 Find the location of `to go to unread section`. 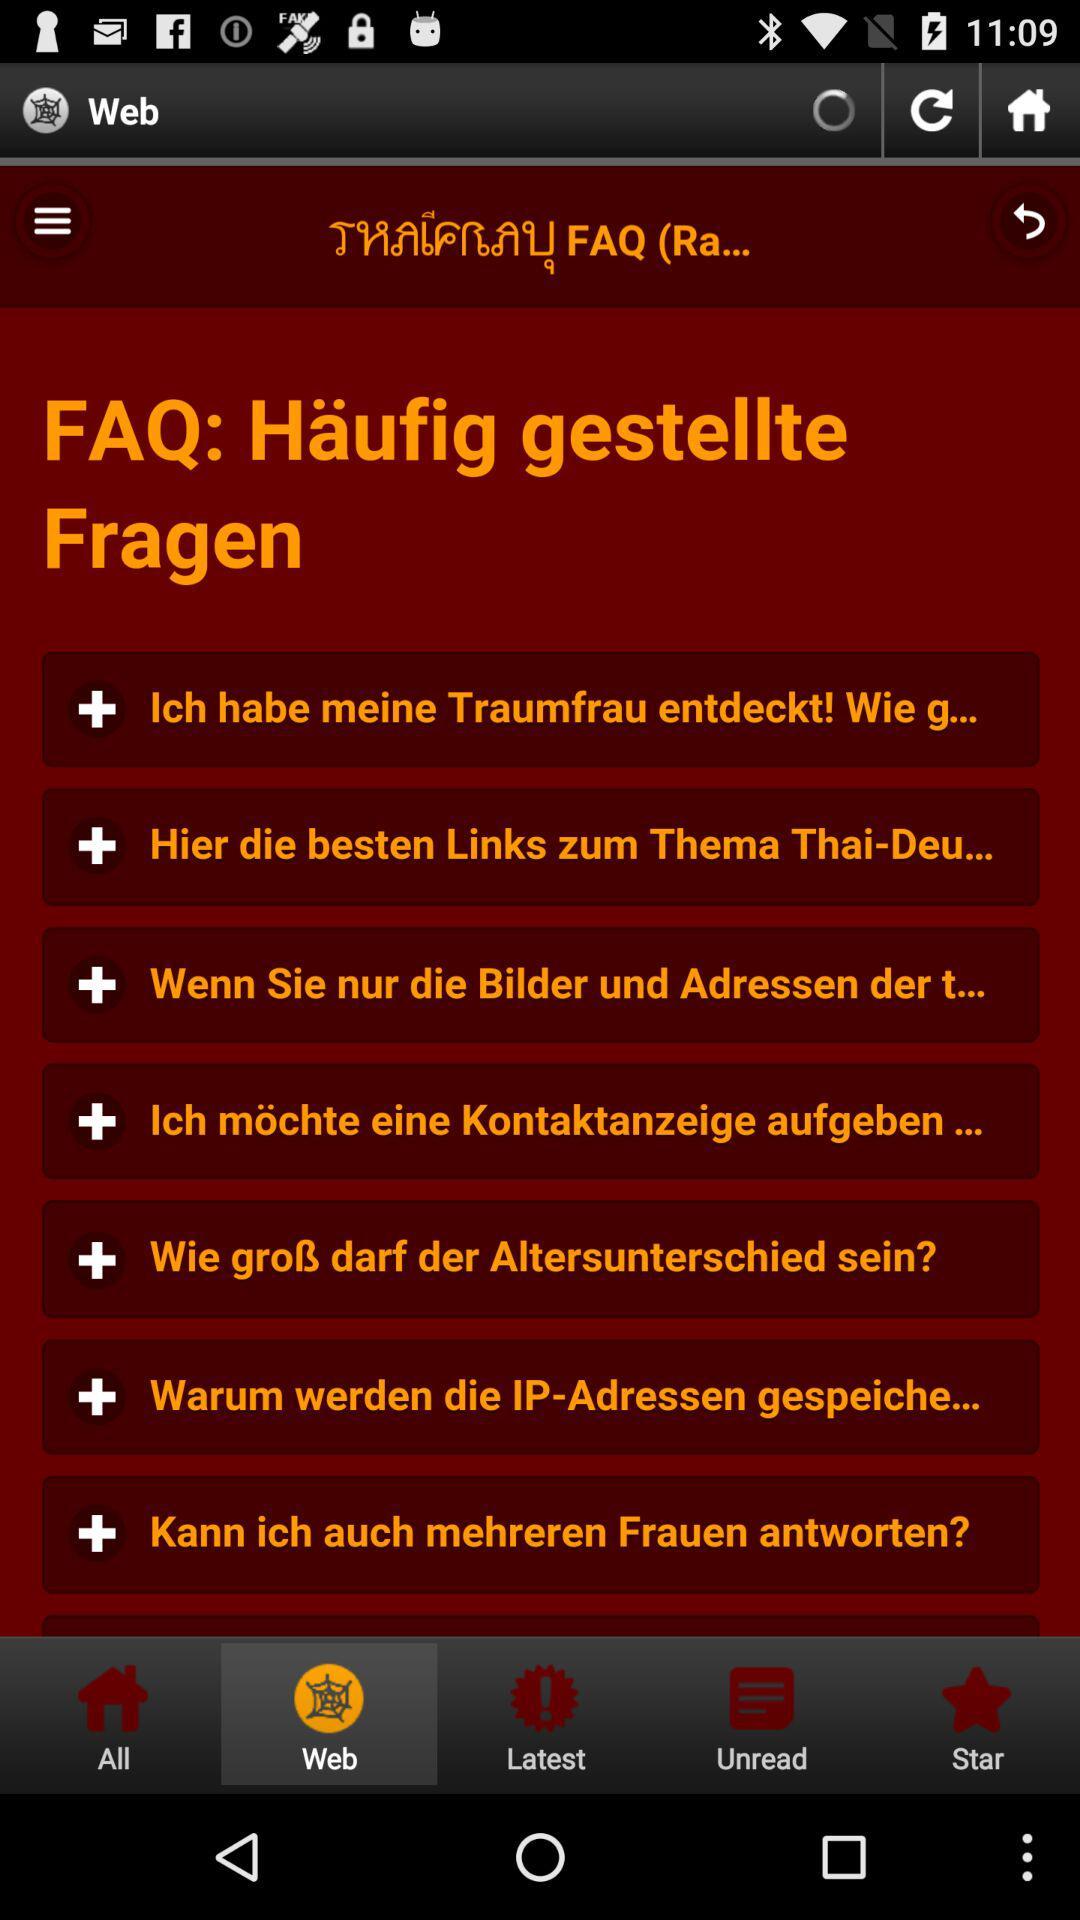

to go to unread section is located at coordinates (761, 1713).